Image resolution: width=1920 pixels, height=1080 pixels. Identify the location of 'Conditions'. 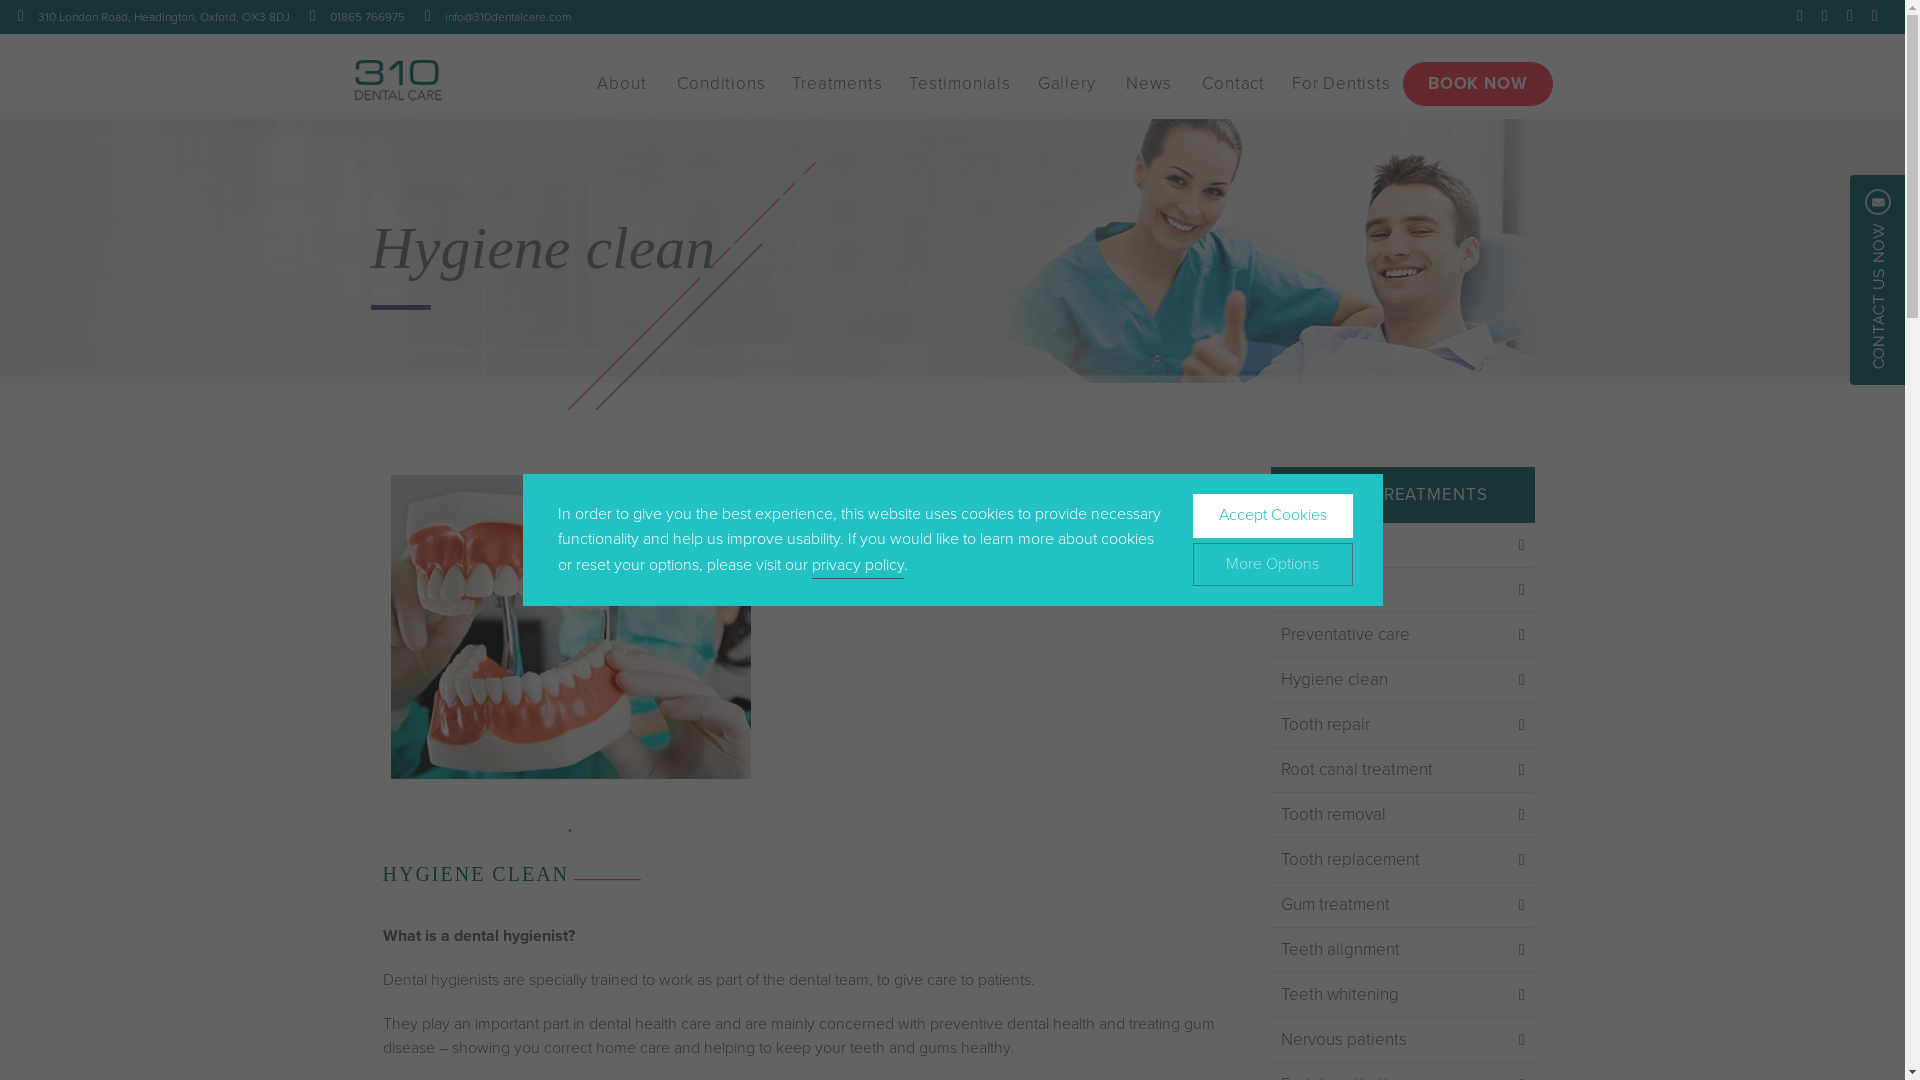
(720, 88).